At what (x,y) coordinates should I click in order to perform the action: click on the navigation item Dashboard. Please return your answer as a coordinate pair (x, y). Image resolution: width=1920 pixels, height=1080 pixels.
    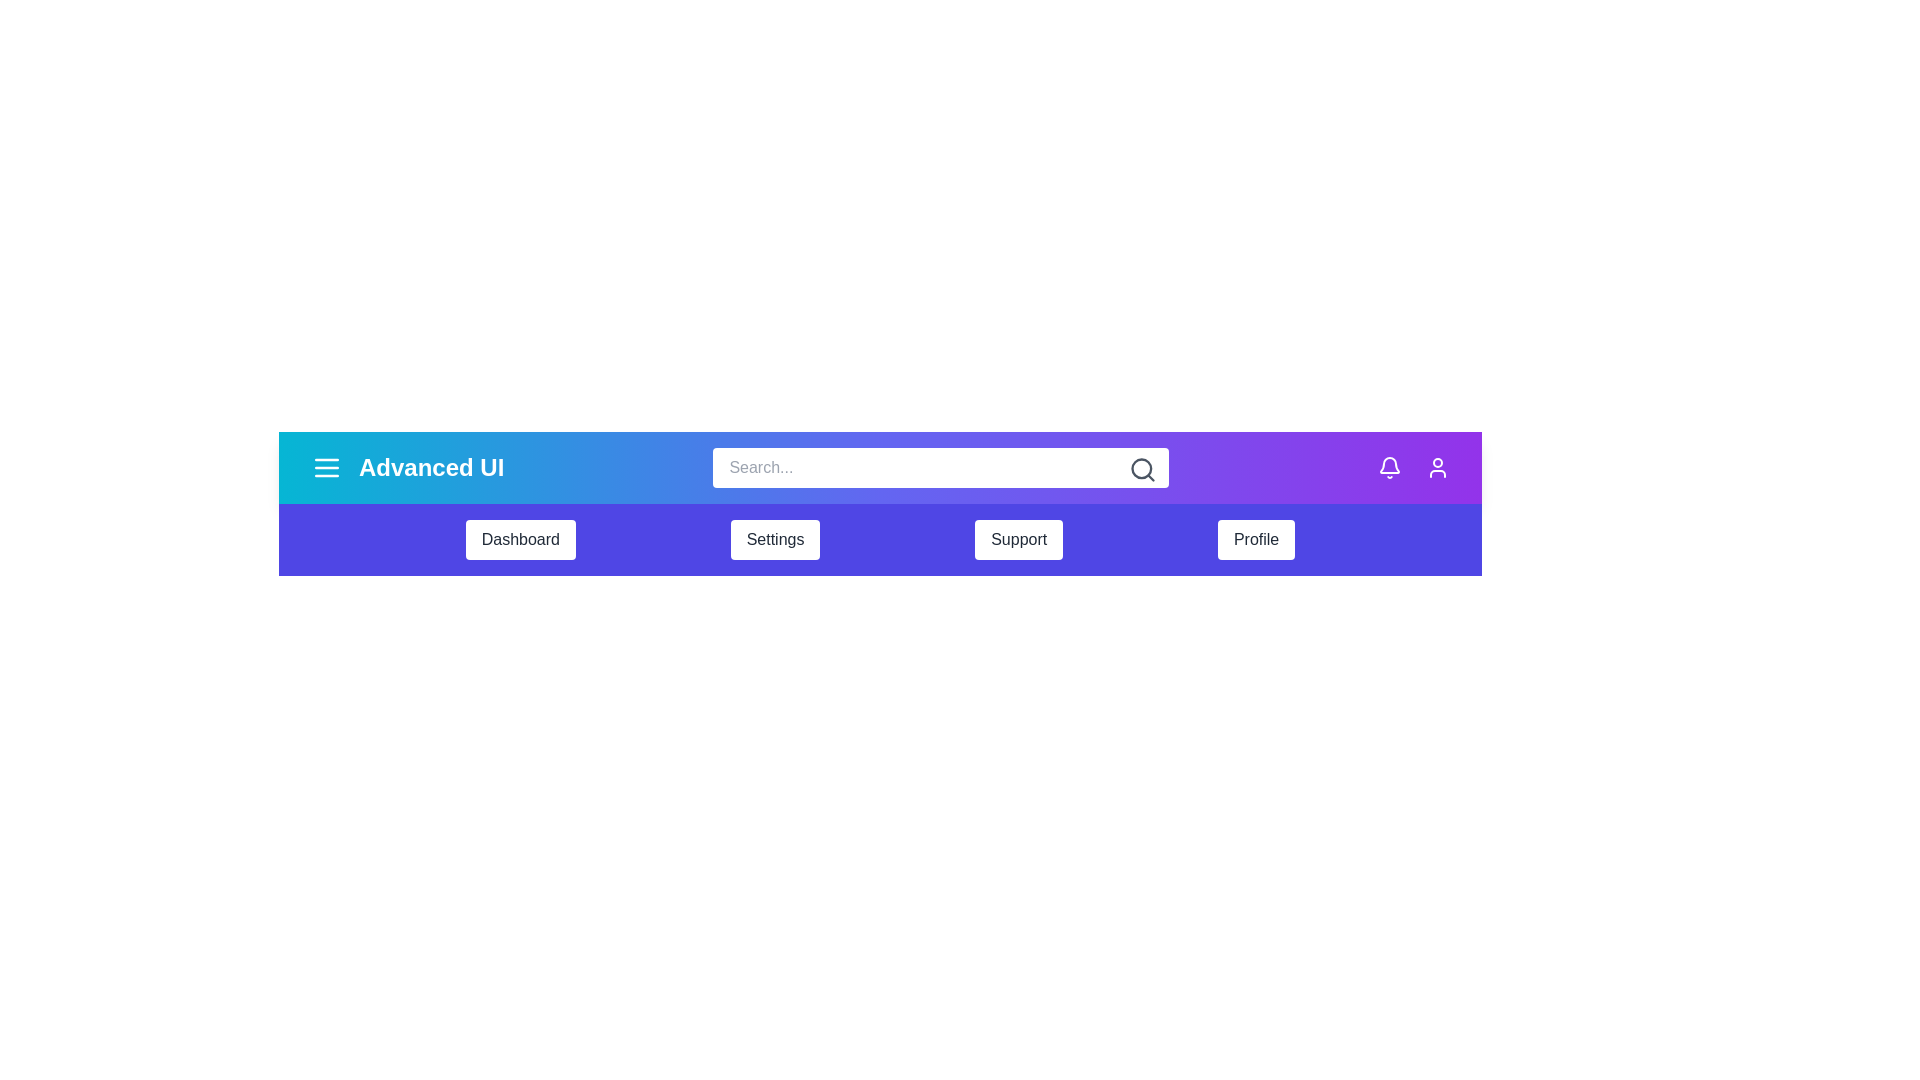
    Looking at the image, I should click on (520, 540).